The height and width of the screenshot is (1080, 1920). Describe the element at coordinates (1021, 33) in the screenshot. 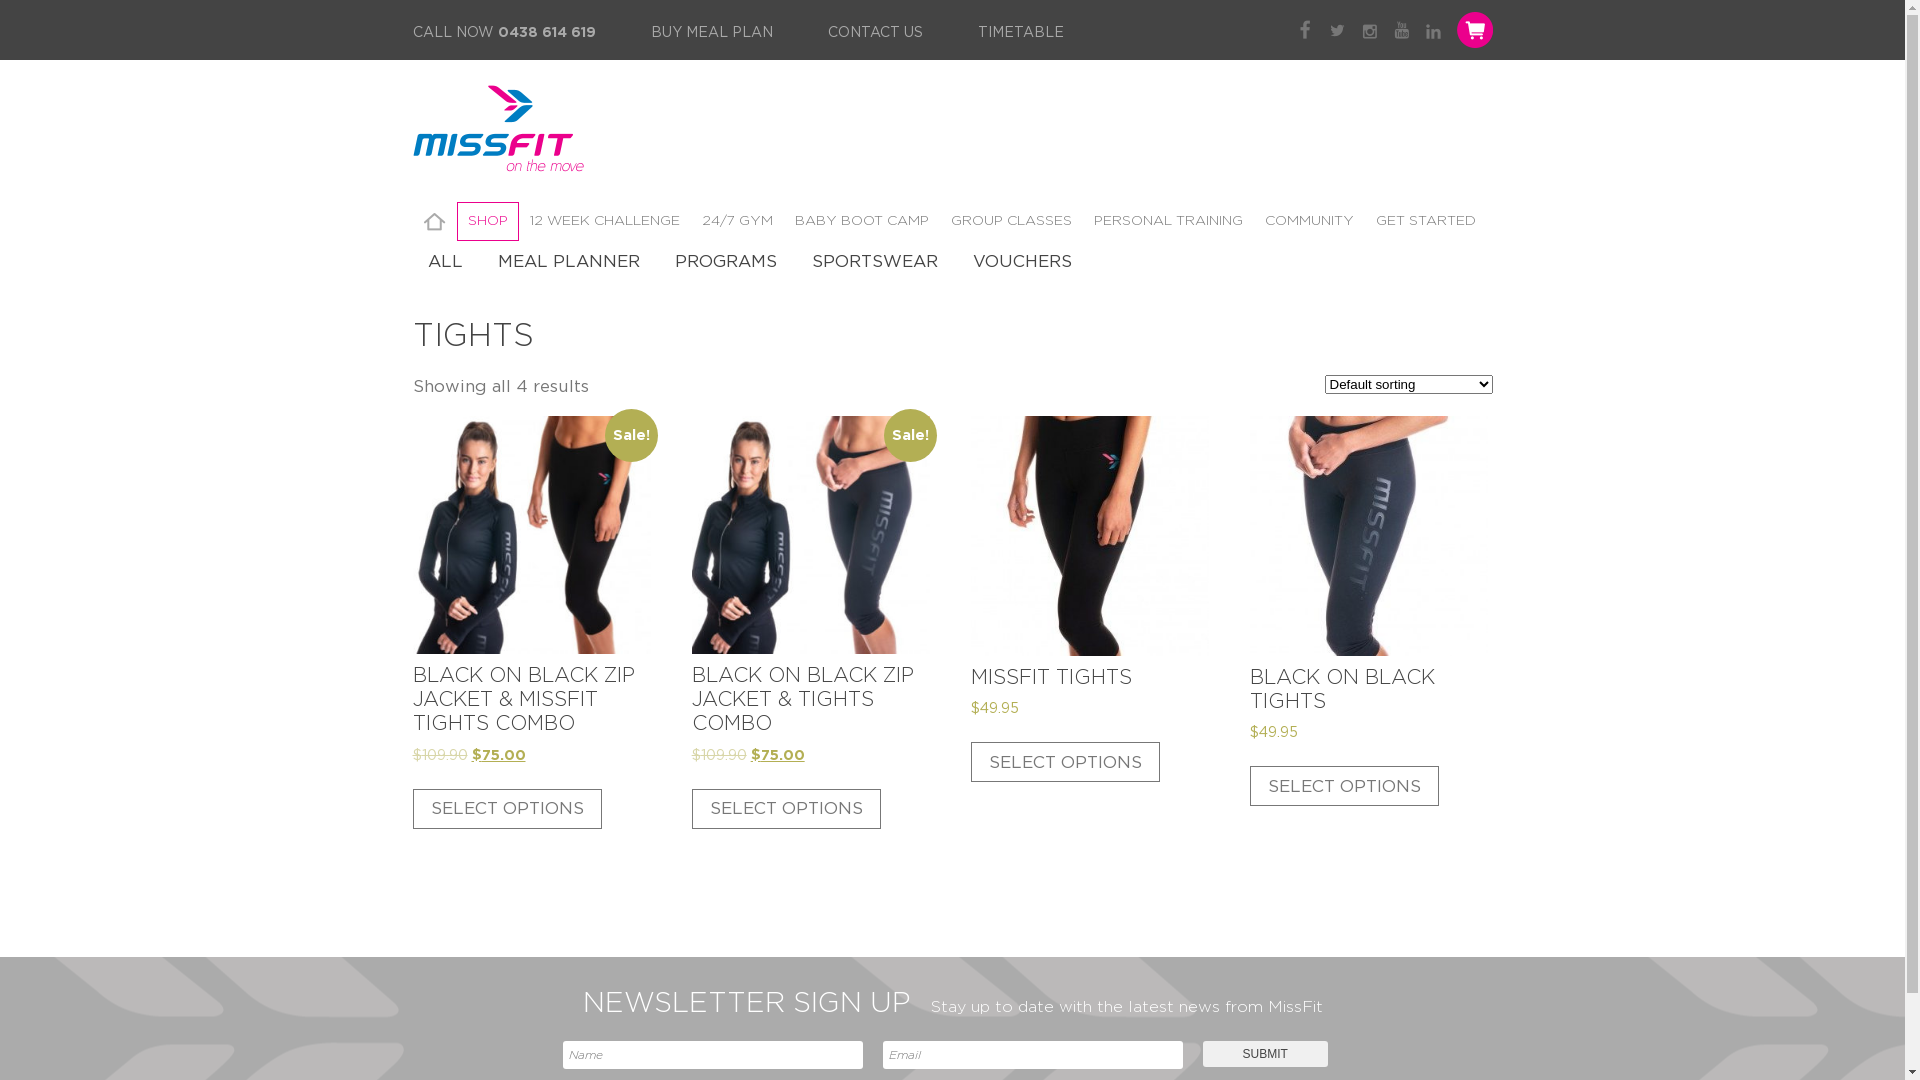

I see `'TIMETABLE'` at that location.